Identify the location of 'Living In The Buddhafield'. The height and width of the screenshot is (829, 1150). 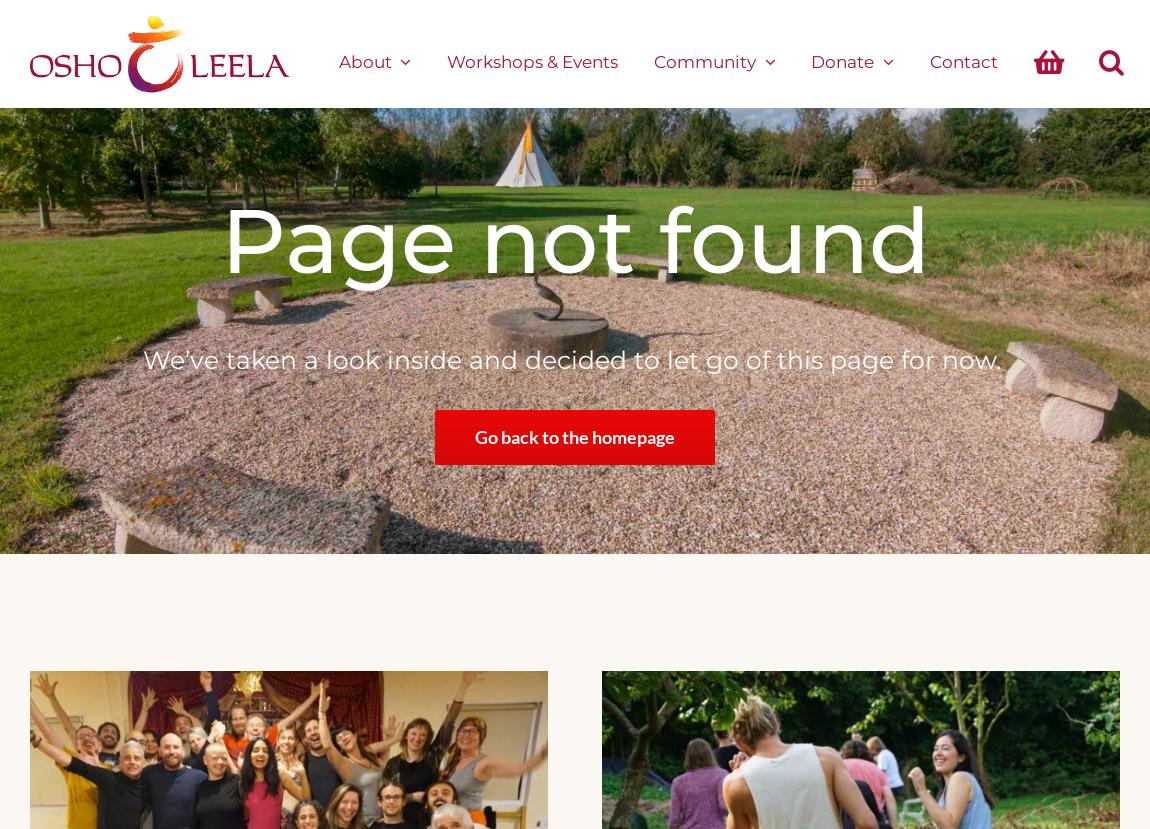
(749, 238).